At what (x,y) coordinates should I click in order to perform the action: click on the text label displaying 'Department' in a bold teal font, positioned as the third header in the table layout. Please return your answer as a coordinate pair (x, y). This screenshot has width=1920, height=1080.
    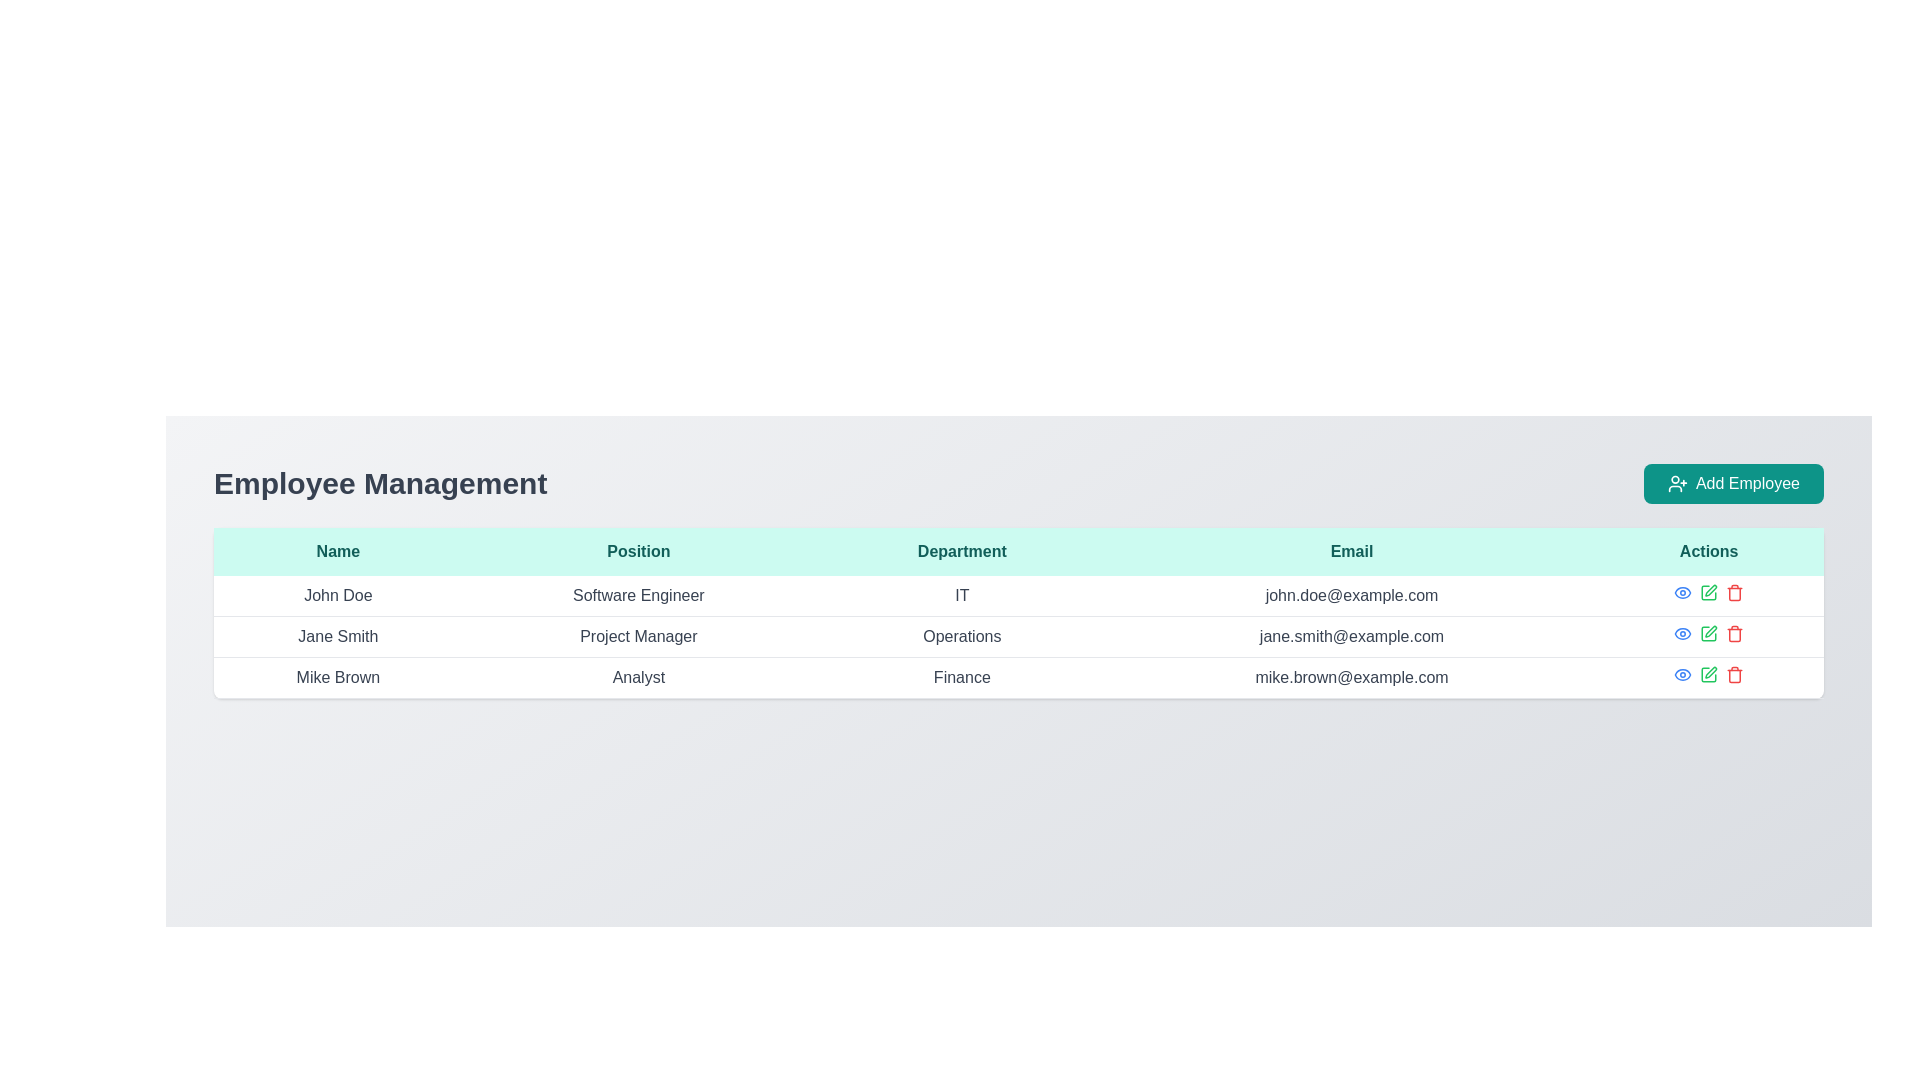
    Looking at the image, I should click on (962, 551).